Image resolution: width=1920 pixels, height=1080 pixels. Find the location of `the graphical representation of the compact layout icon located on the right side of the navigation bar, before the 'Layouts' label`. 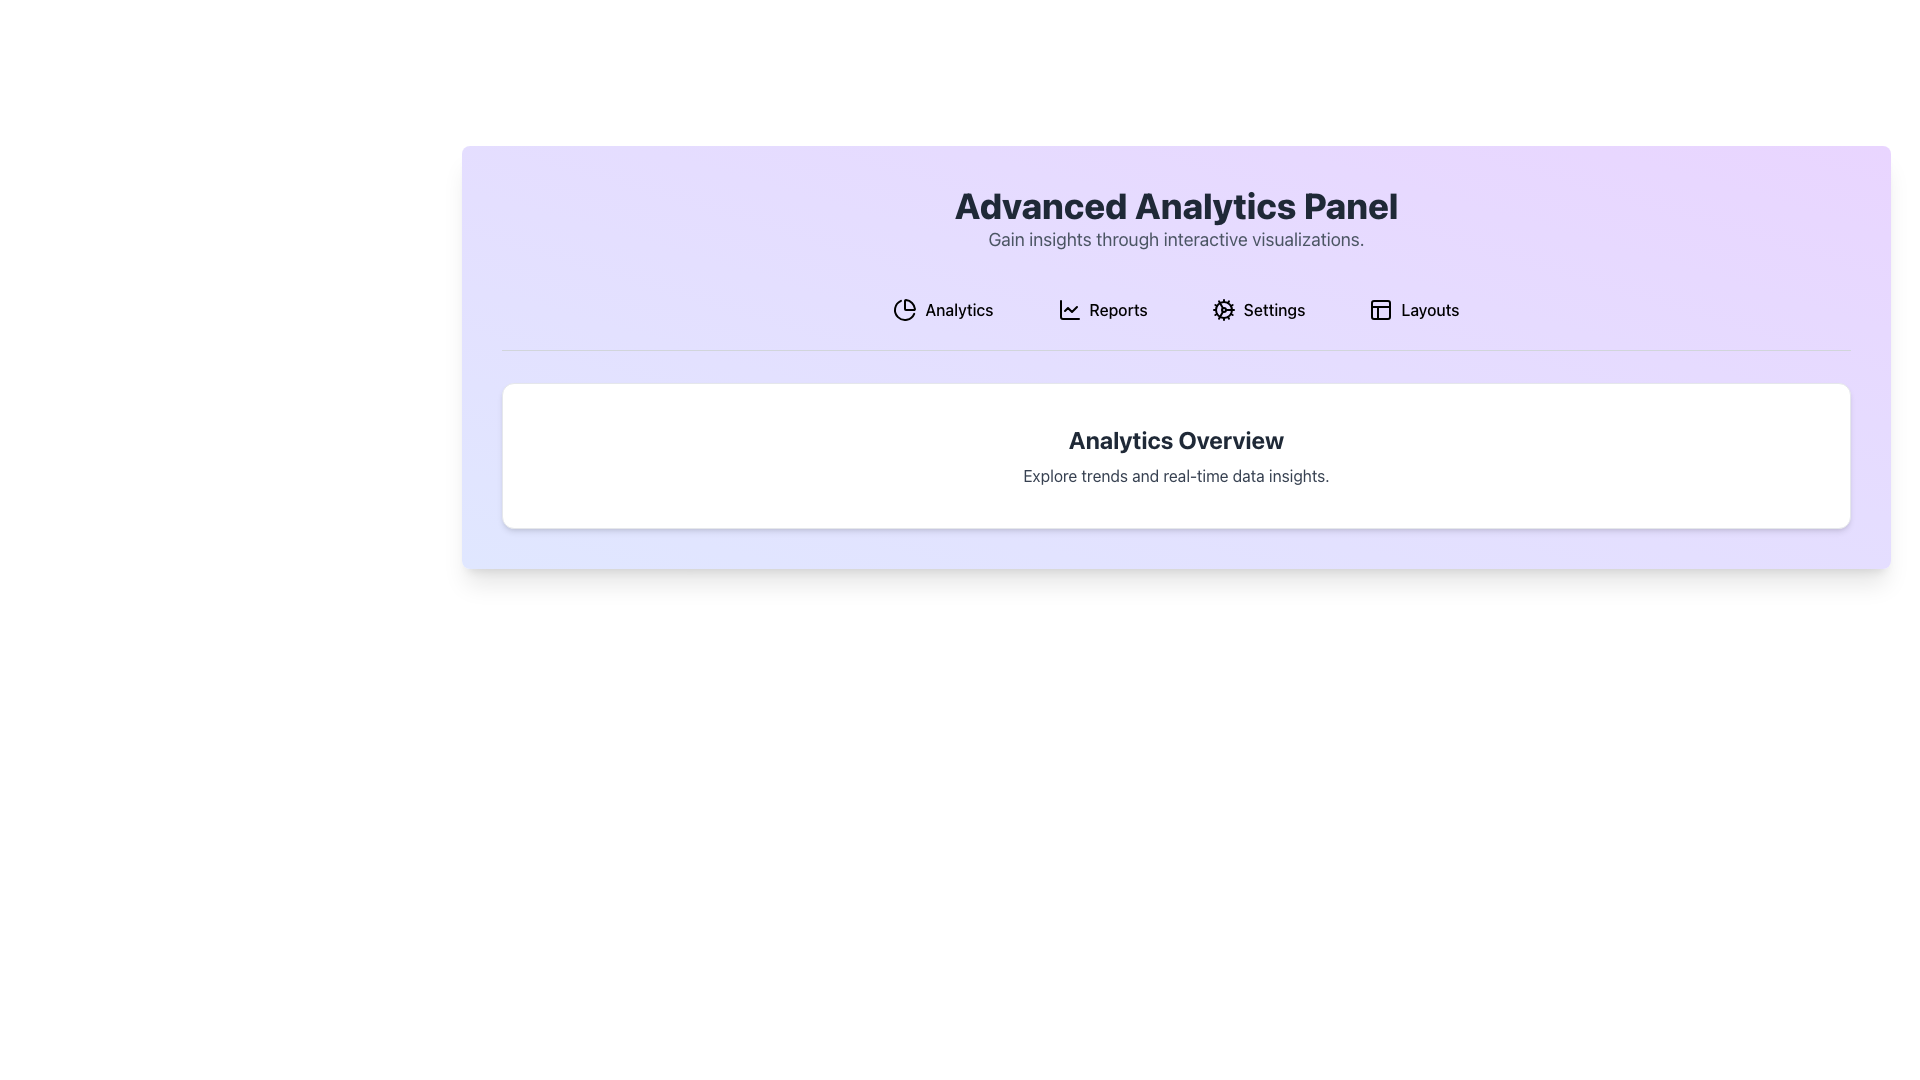

the graphical representation of the compact layout icon located on the right side of the navigation bar, before the 'Layouts' label is located at coordinates (1380, 309).